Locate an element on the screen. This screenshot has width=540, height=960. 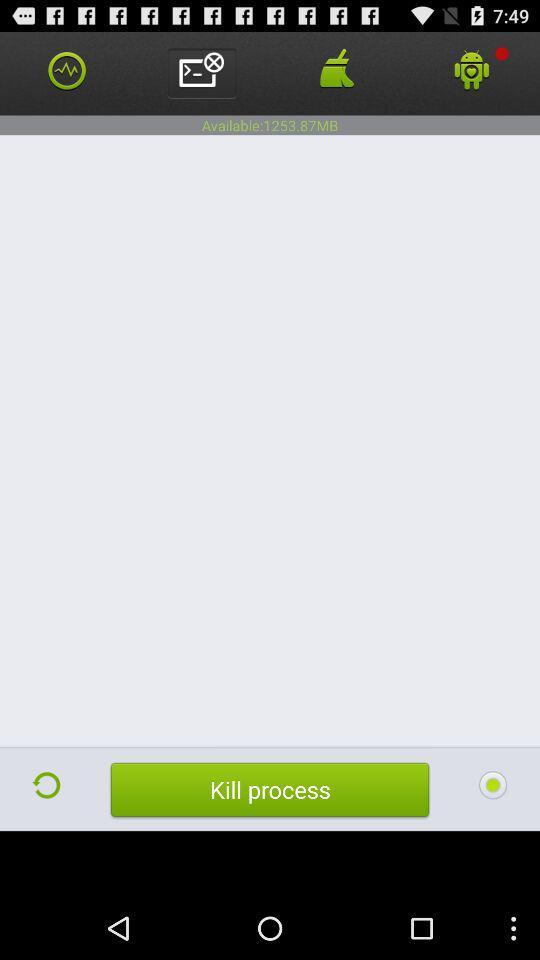
the email icon is located at coordinates (202, 78).